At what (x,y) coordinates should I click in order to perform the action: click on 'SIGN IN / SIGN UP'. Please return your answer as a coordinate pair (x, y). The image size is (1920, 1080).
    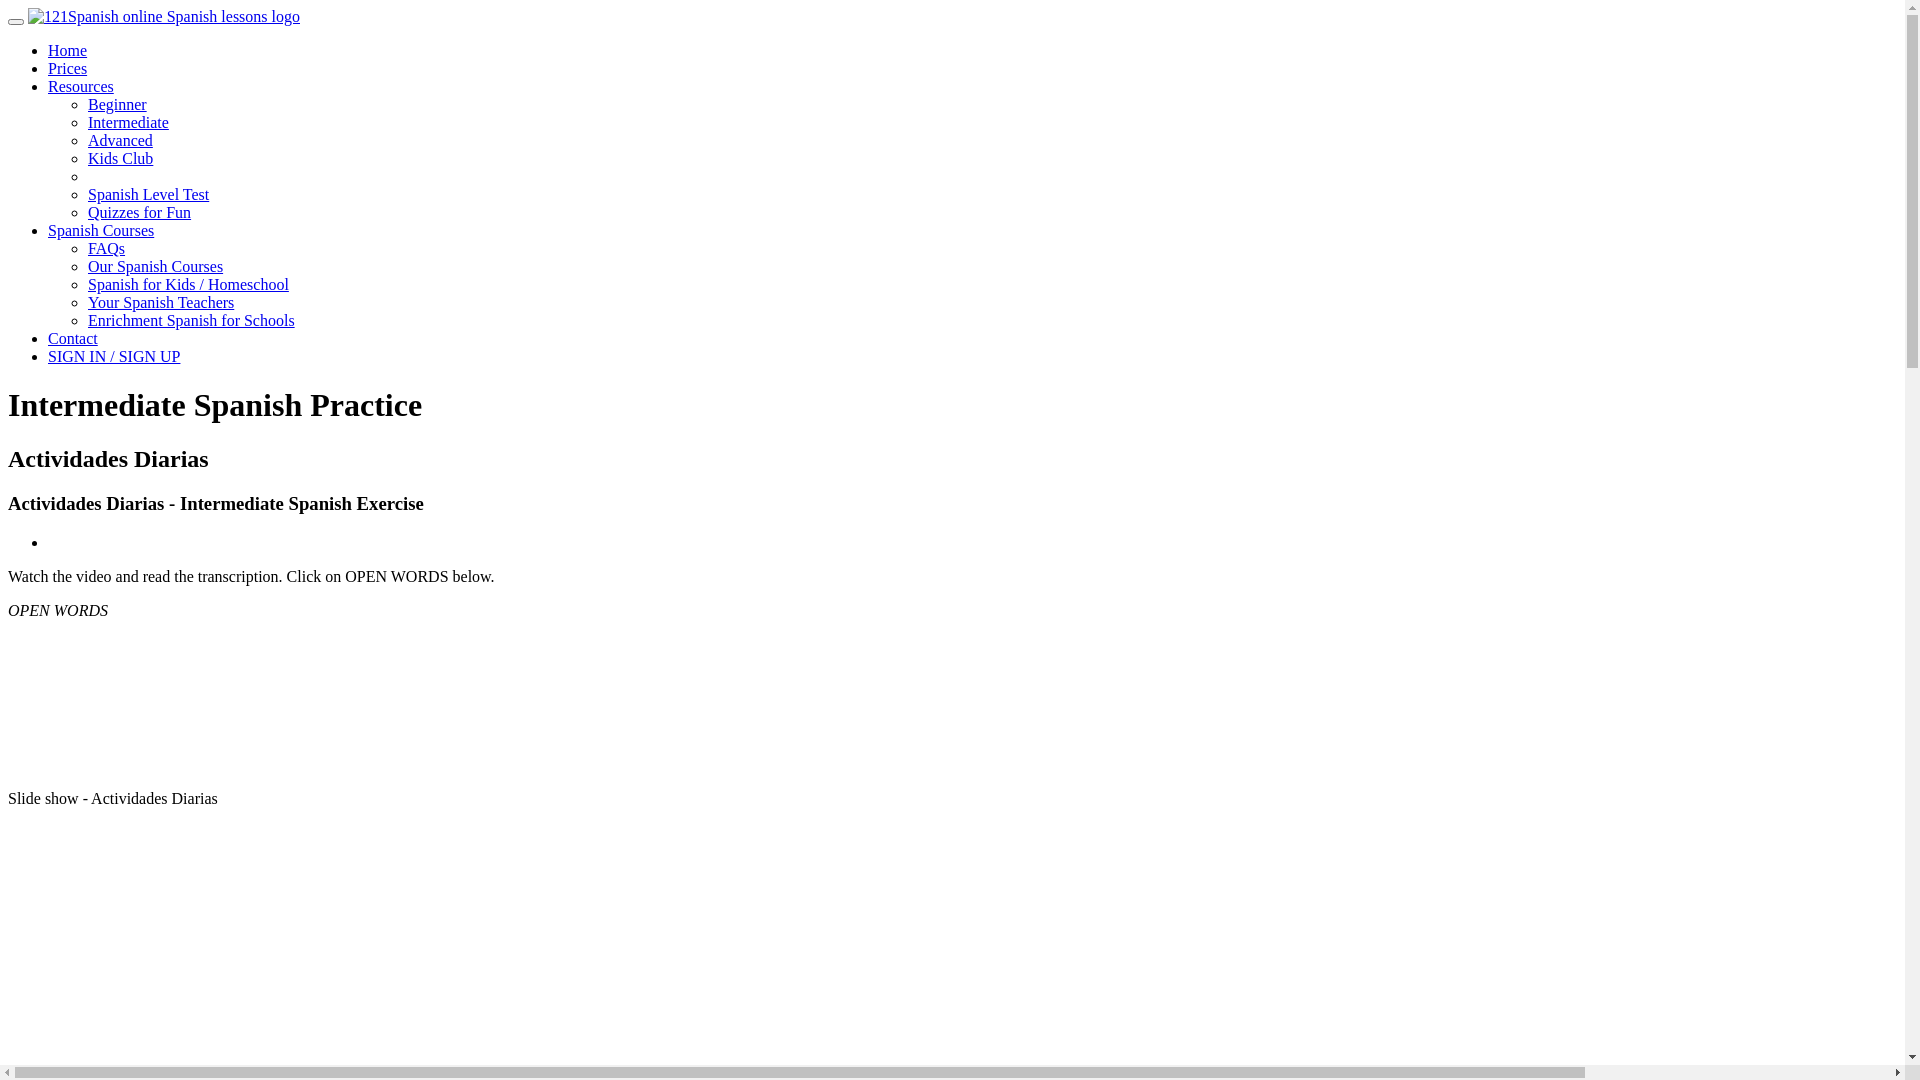
    Looking at the image, I should click on (48, 355).